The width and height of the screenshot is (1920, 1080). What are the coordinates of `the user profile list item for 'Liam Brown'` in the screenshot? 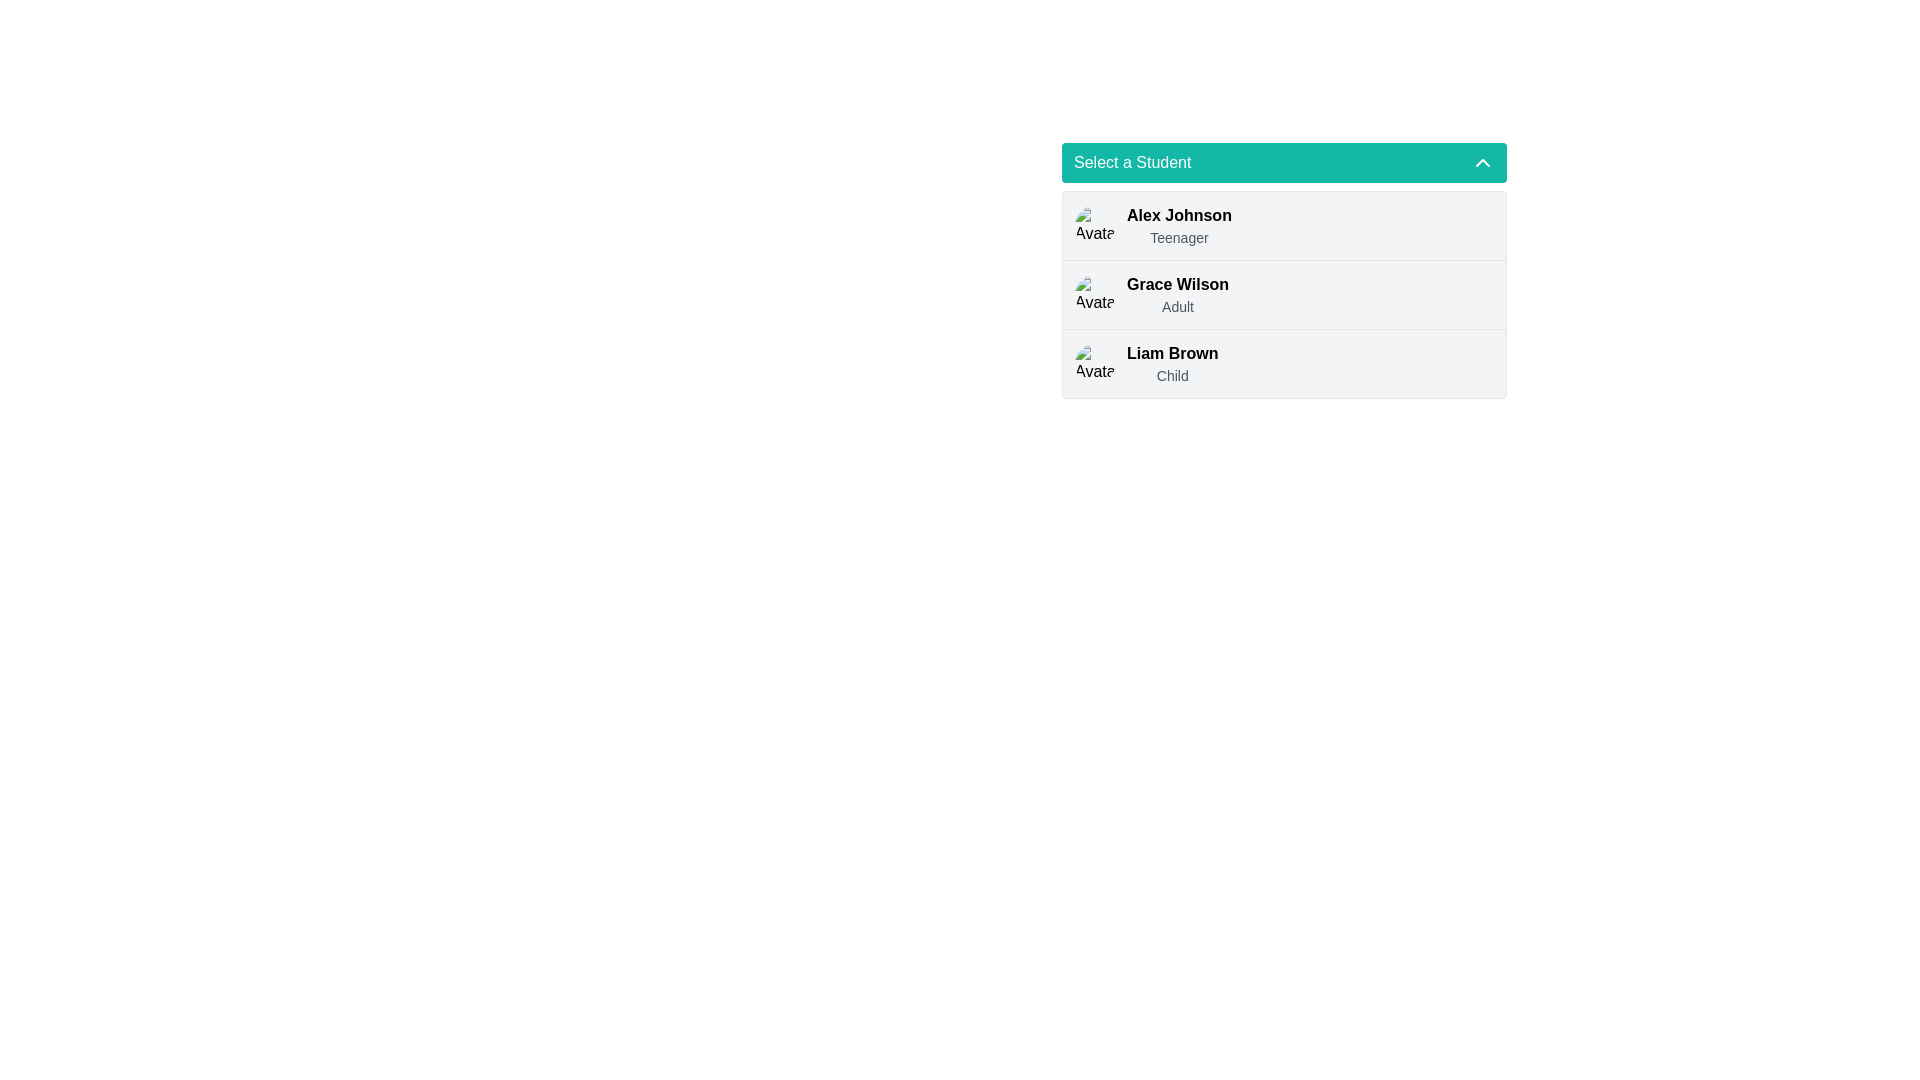 It's located at (1284, 363).